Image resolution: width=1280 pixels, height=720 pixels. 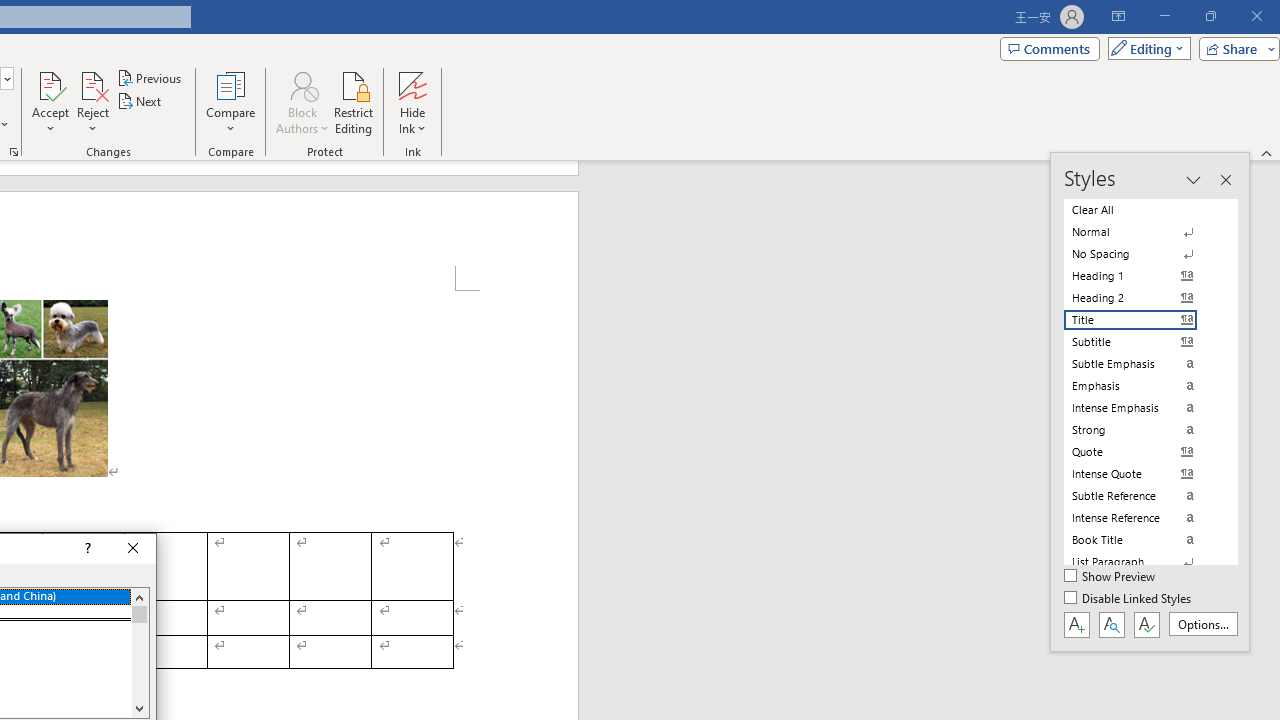 What do you see at coordinates (91, 103) in the screenshot?
I see `'Reject'` at bounding box center [91, 103].